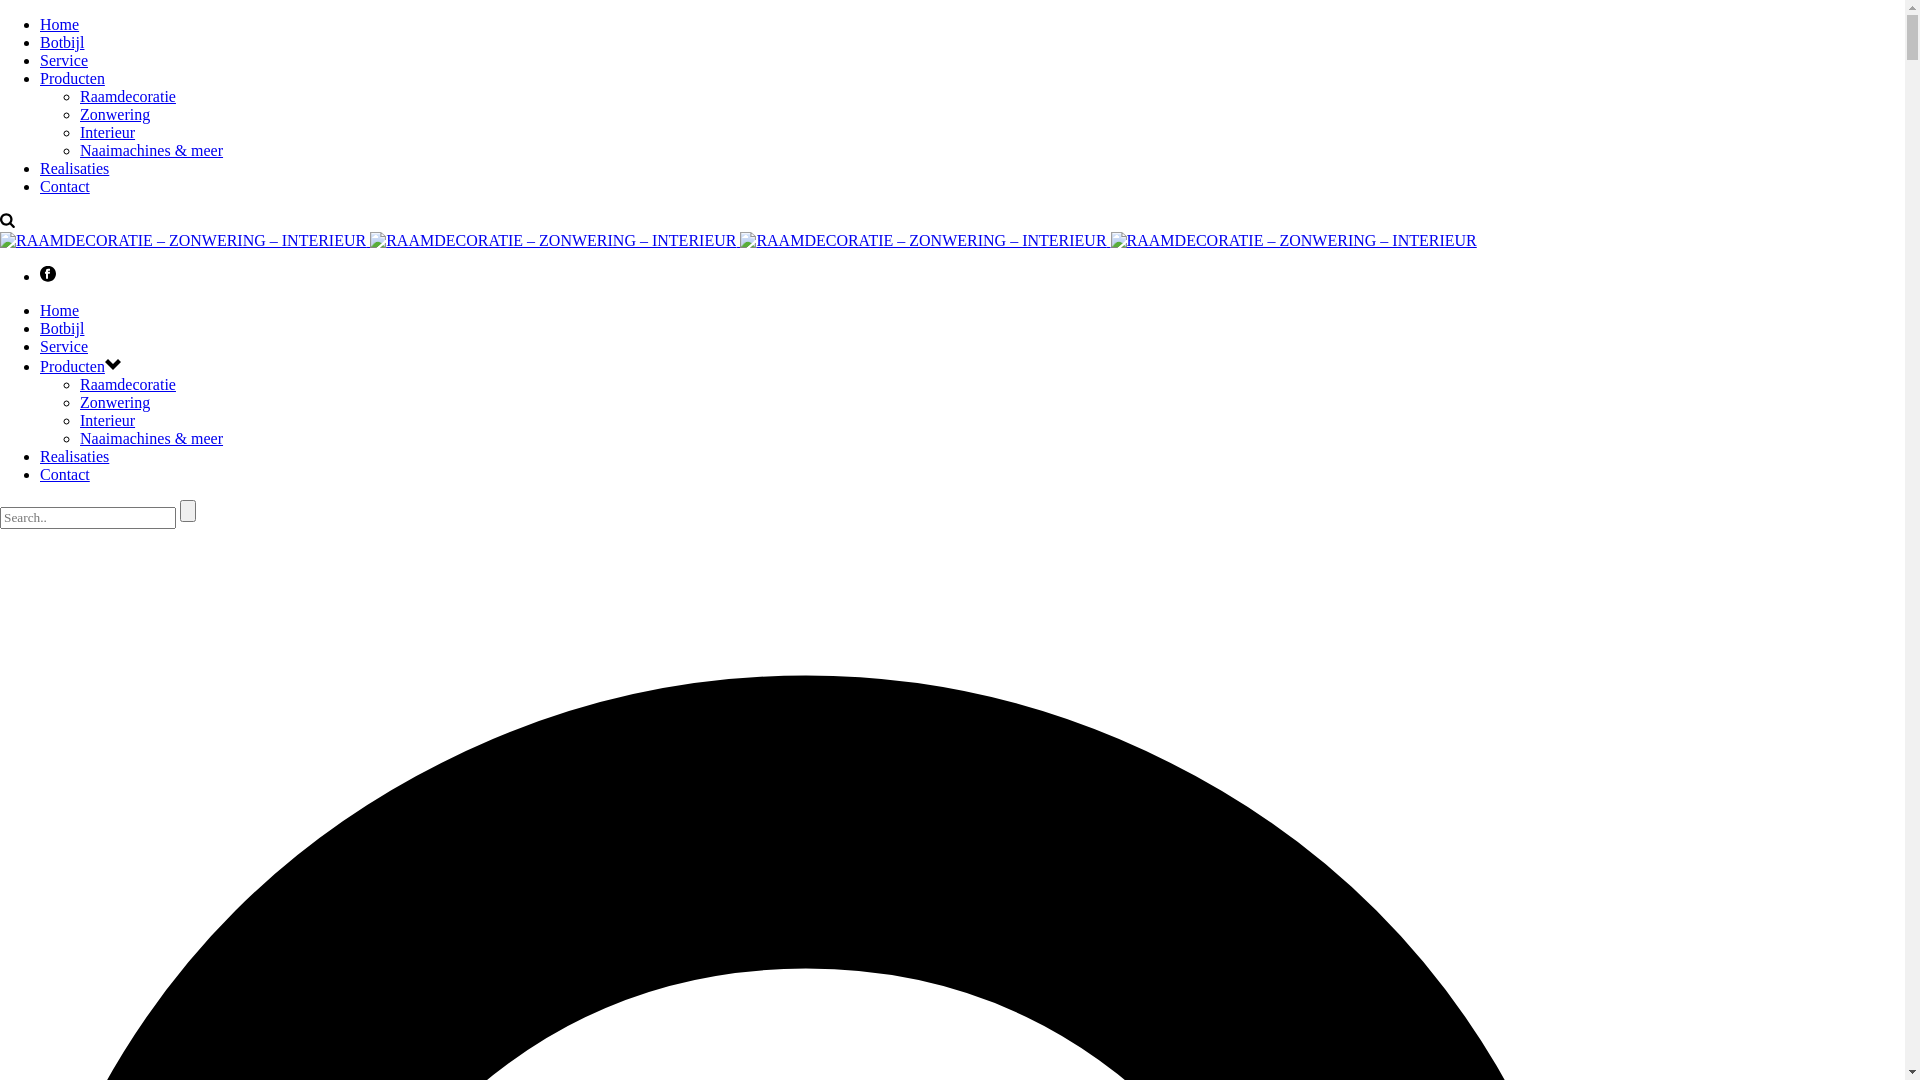  What do you see at coordinates (59, 310) in the screenshot?
I see `'Home'` at bounding box center [59, 310].